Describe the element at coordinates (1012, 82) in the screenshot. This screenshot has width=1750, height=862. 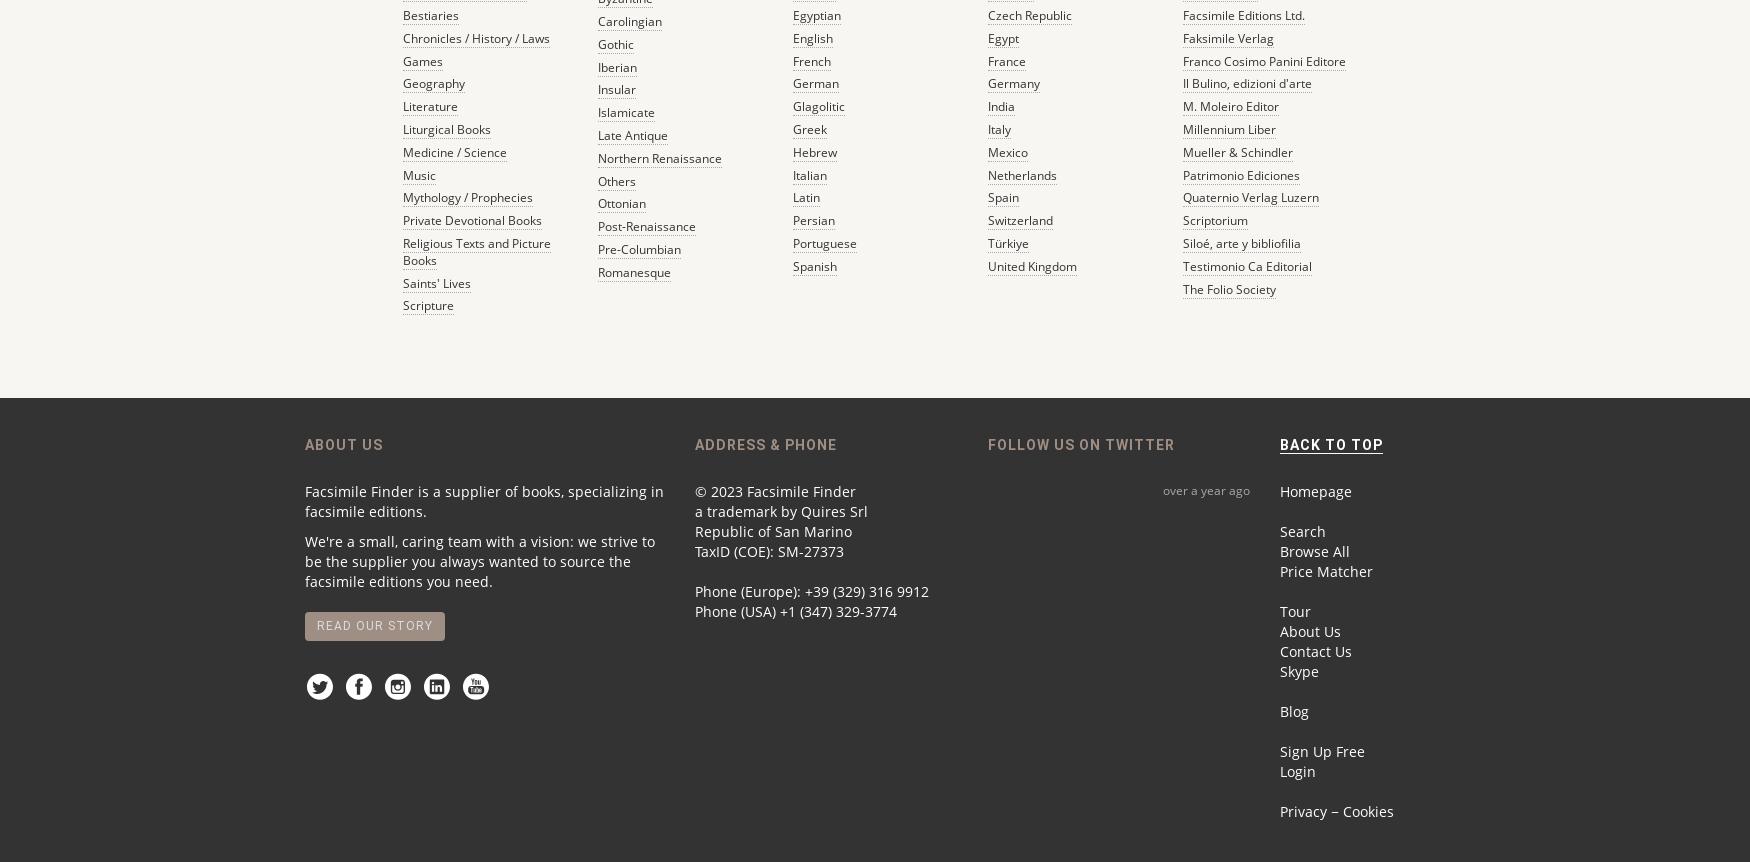
I see `'Germany'` at that location.